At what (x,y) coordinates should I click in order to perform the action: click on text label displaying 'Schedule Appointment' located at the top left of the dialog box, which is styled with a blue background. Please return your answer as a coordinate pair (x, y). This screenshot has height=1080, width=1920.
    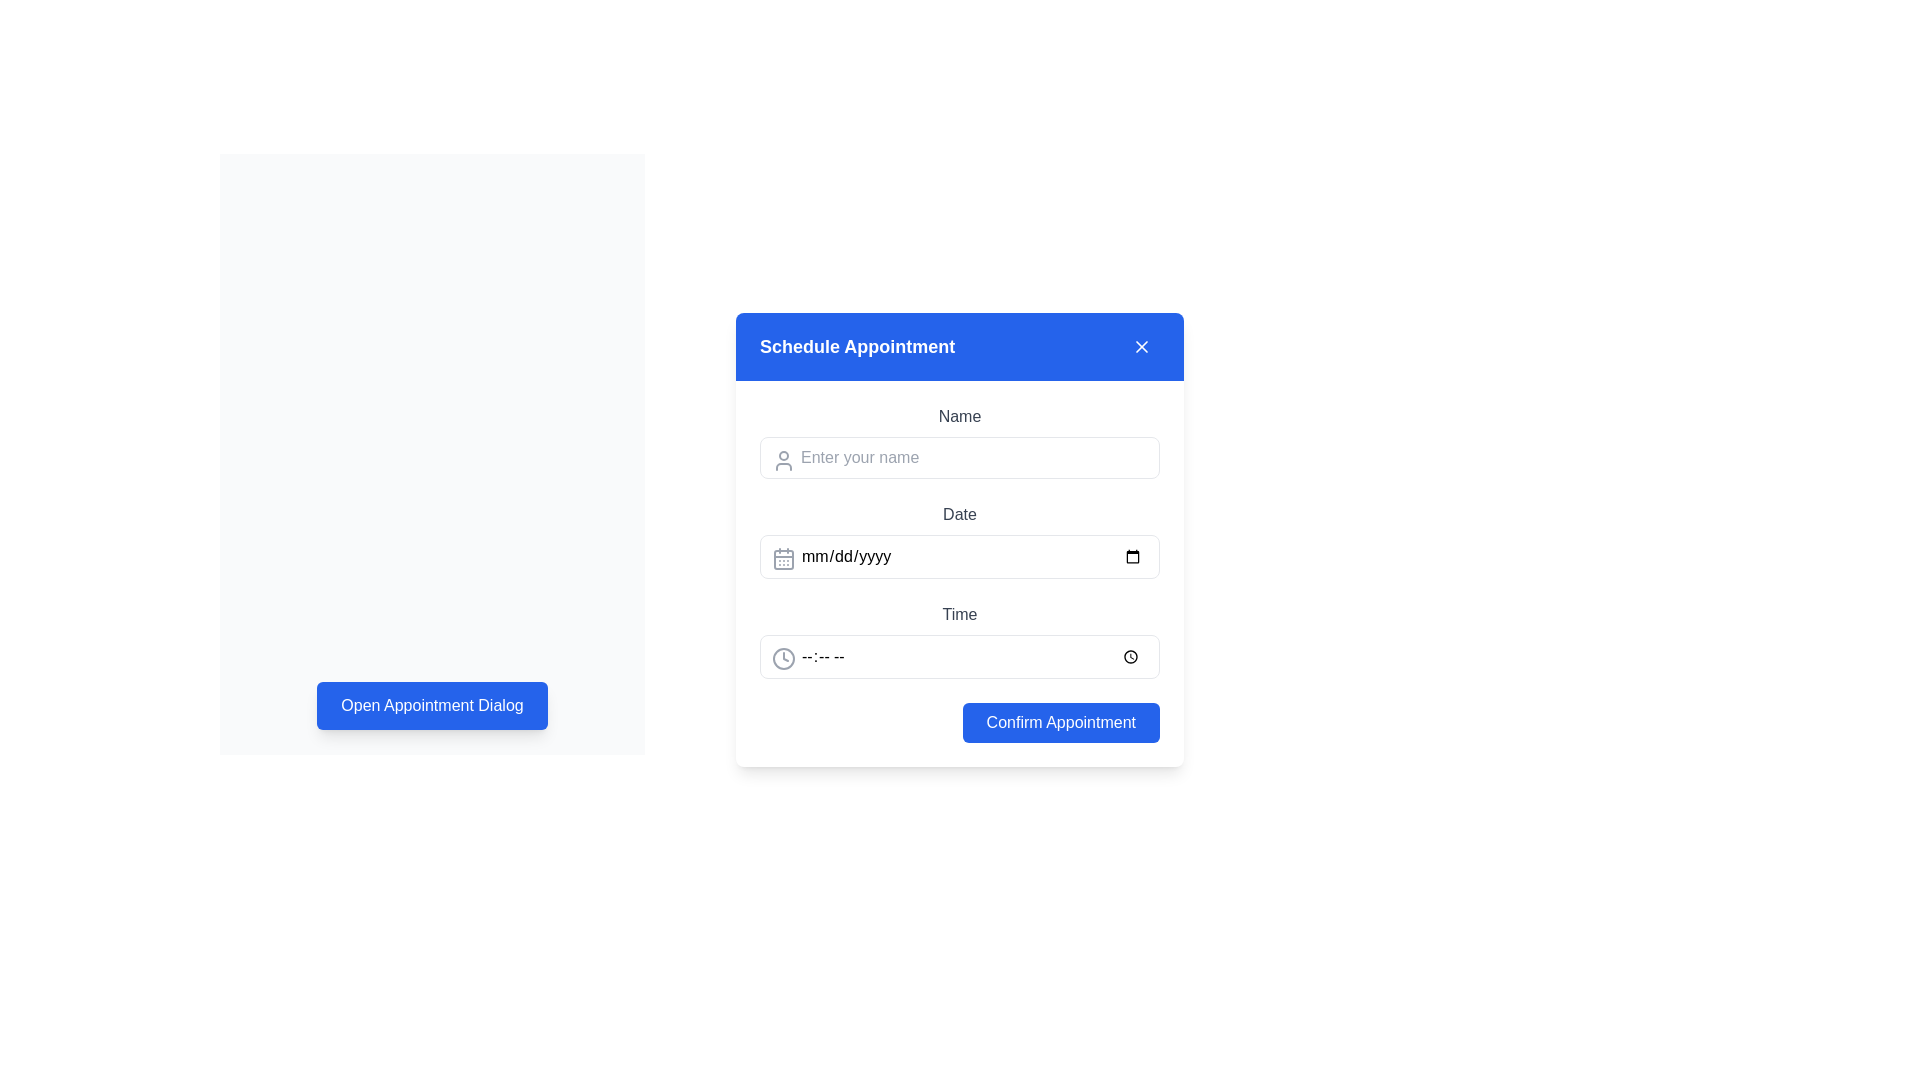
    Looking at the image, I should click on (857, 346).